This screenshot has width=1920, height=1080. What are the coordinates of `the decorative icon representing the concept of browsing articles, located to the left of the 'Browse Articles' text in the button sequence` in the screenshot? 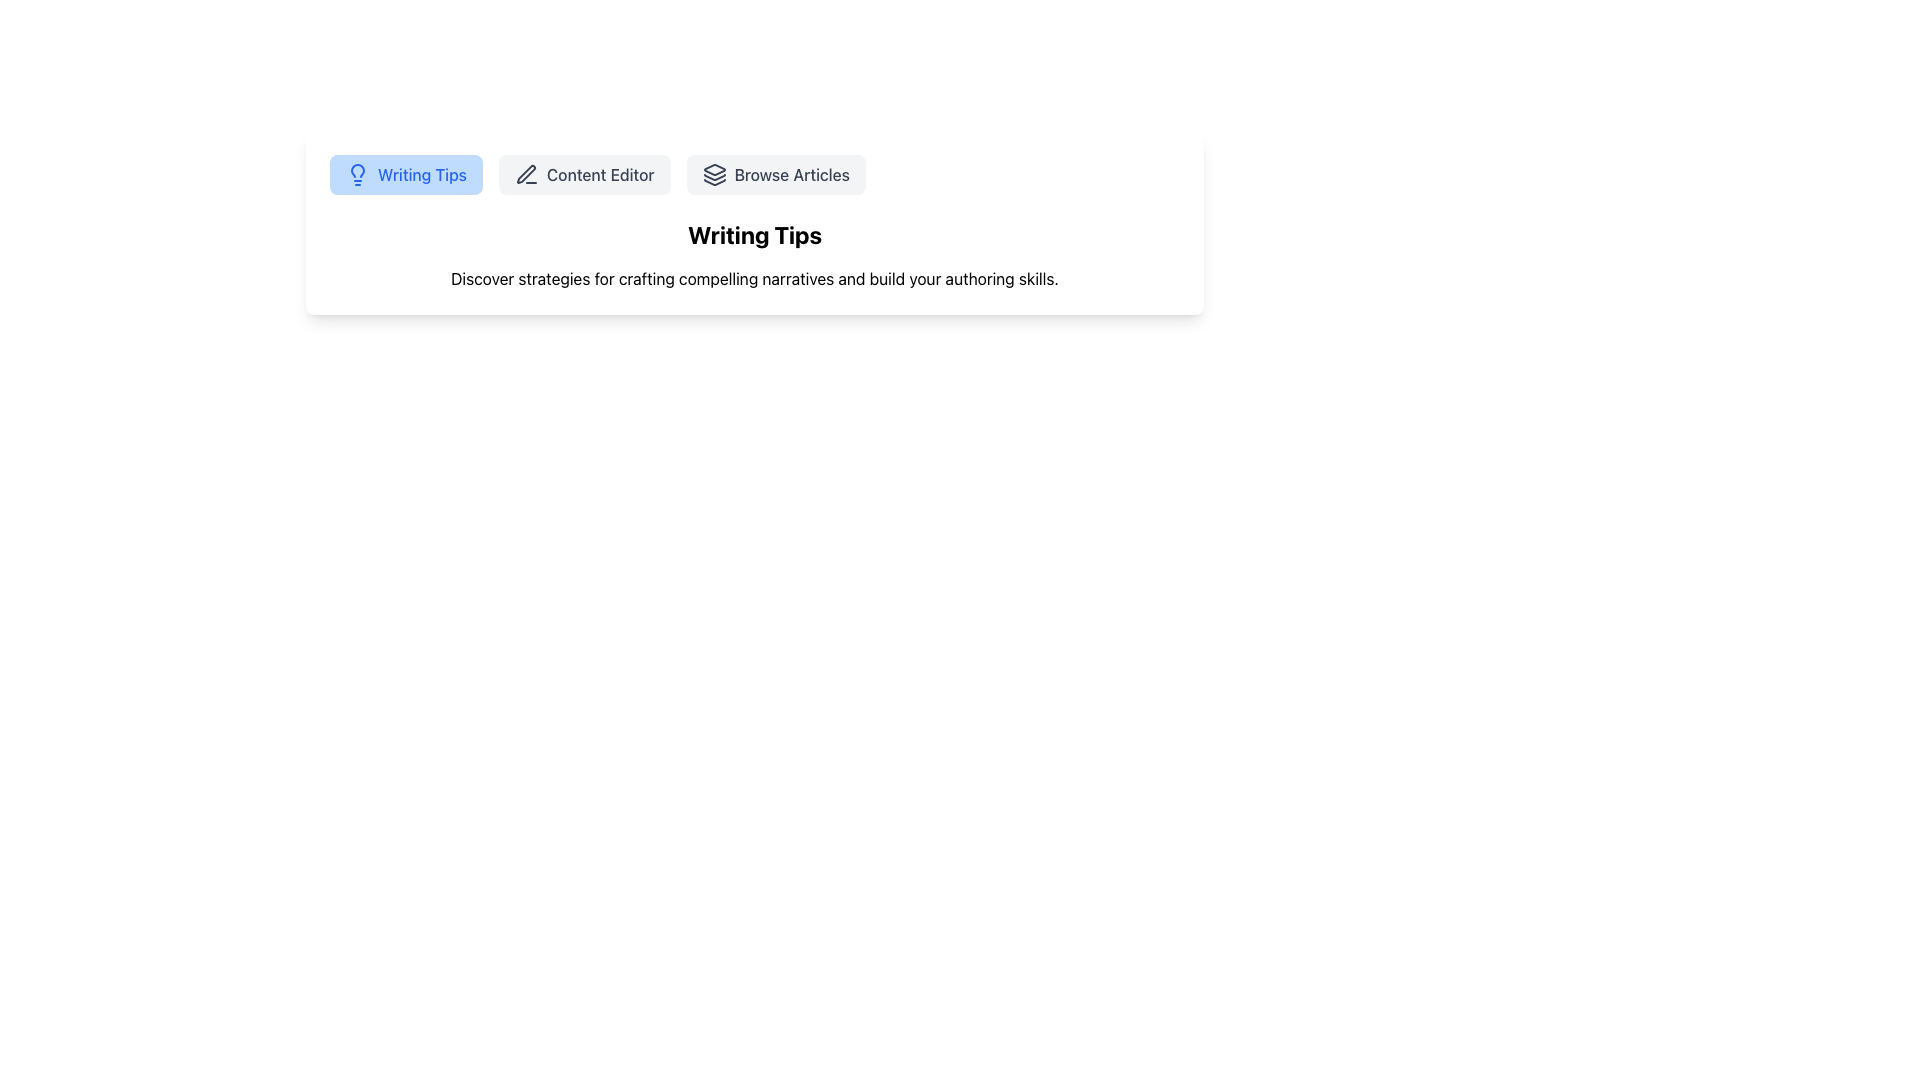 It's located at (714, 173).